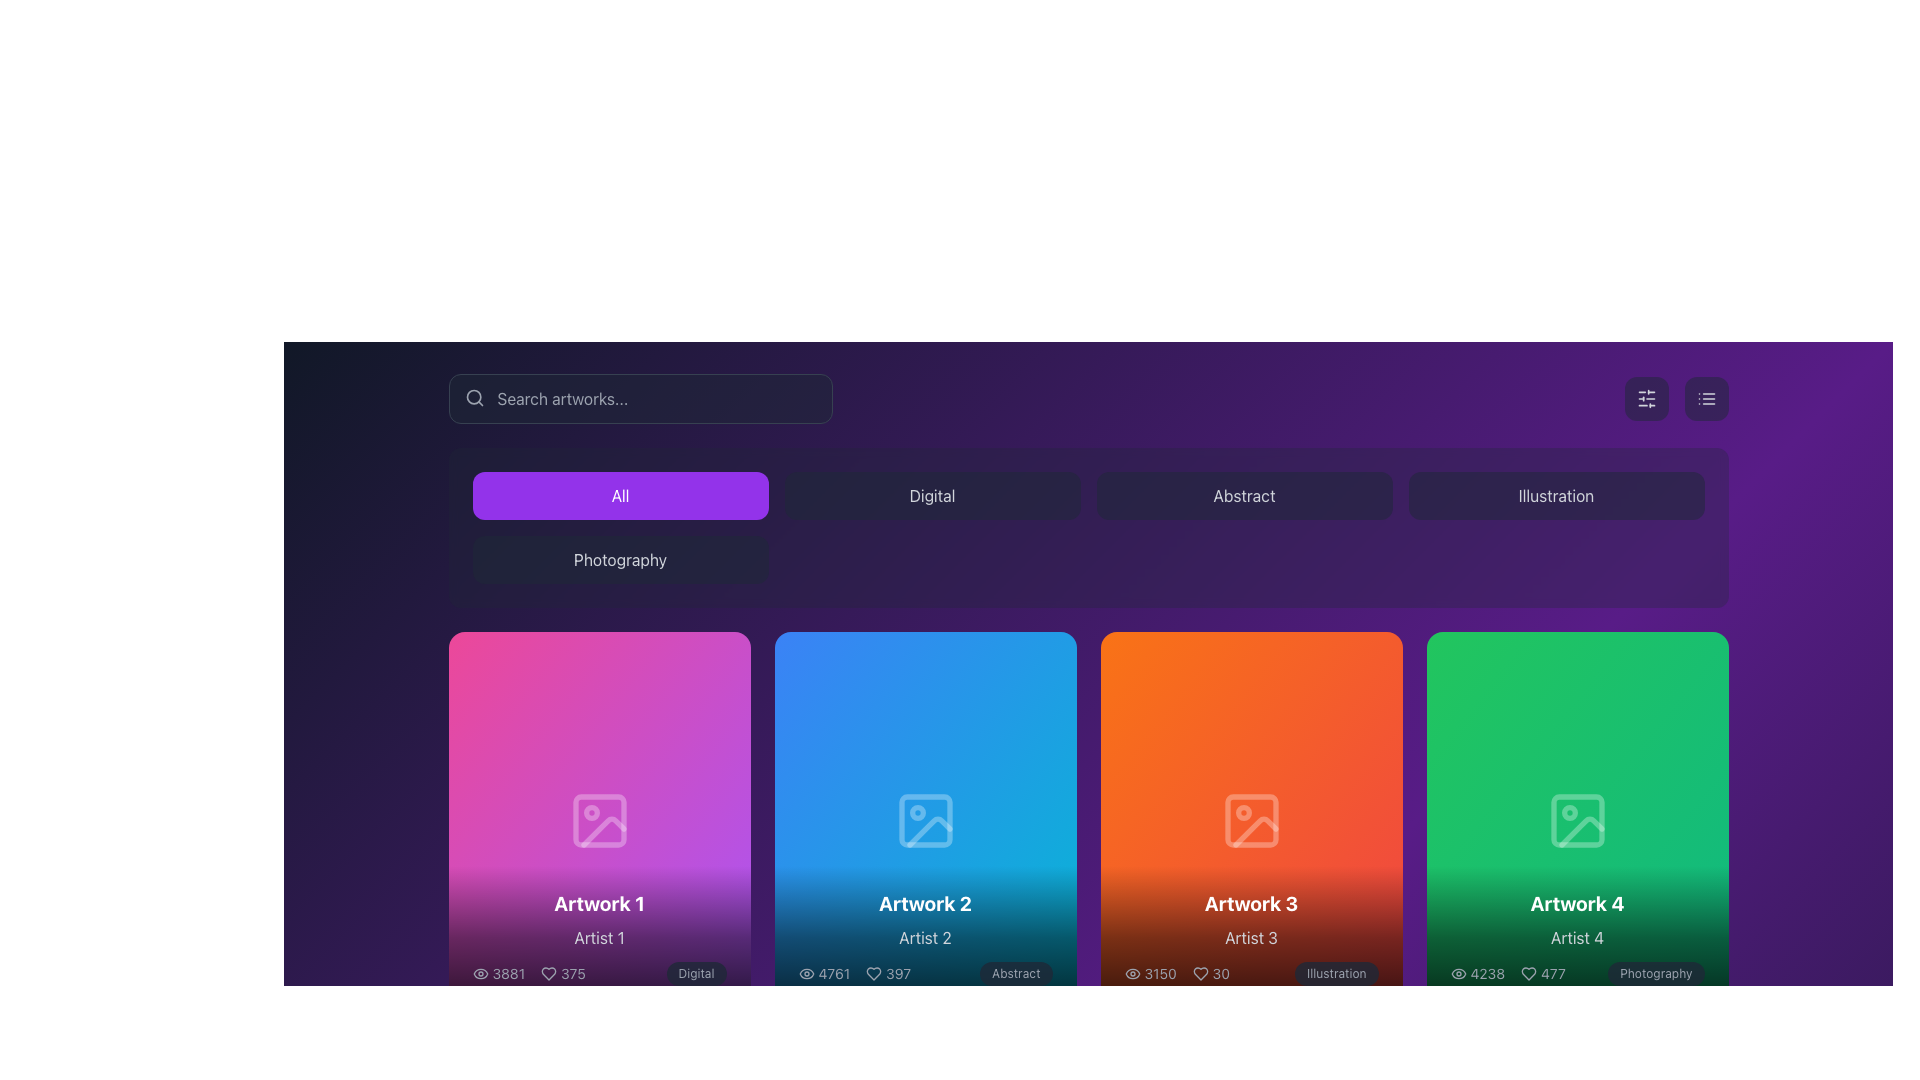 The width and height of the screenshot is (1920, 1080). What do you see at coordinates (924, 820) in the screenshot?
I see `the Tile or Card representing 'Artwork 2' by 'Artist 2'` at bounding box center [924, 820].